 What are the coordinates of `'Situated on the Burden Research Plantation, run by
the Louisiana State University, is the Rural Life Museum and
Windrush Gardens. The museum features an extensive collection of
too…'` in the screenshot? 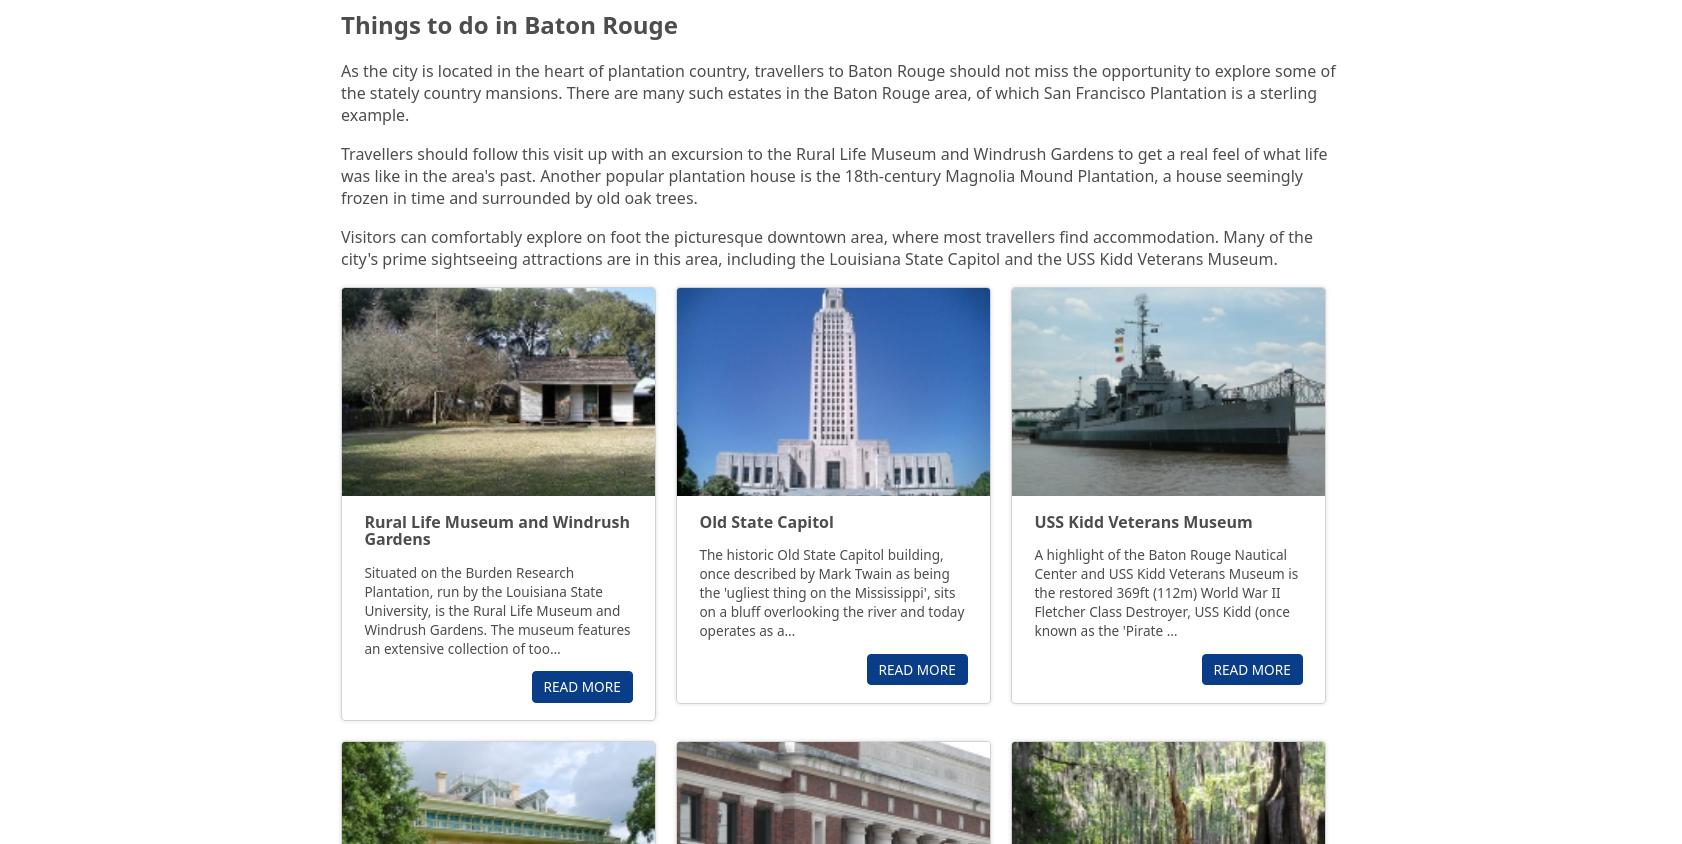 It's located at (497, 609).